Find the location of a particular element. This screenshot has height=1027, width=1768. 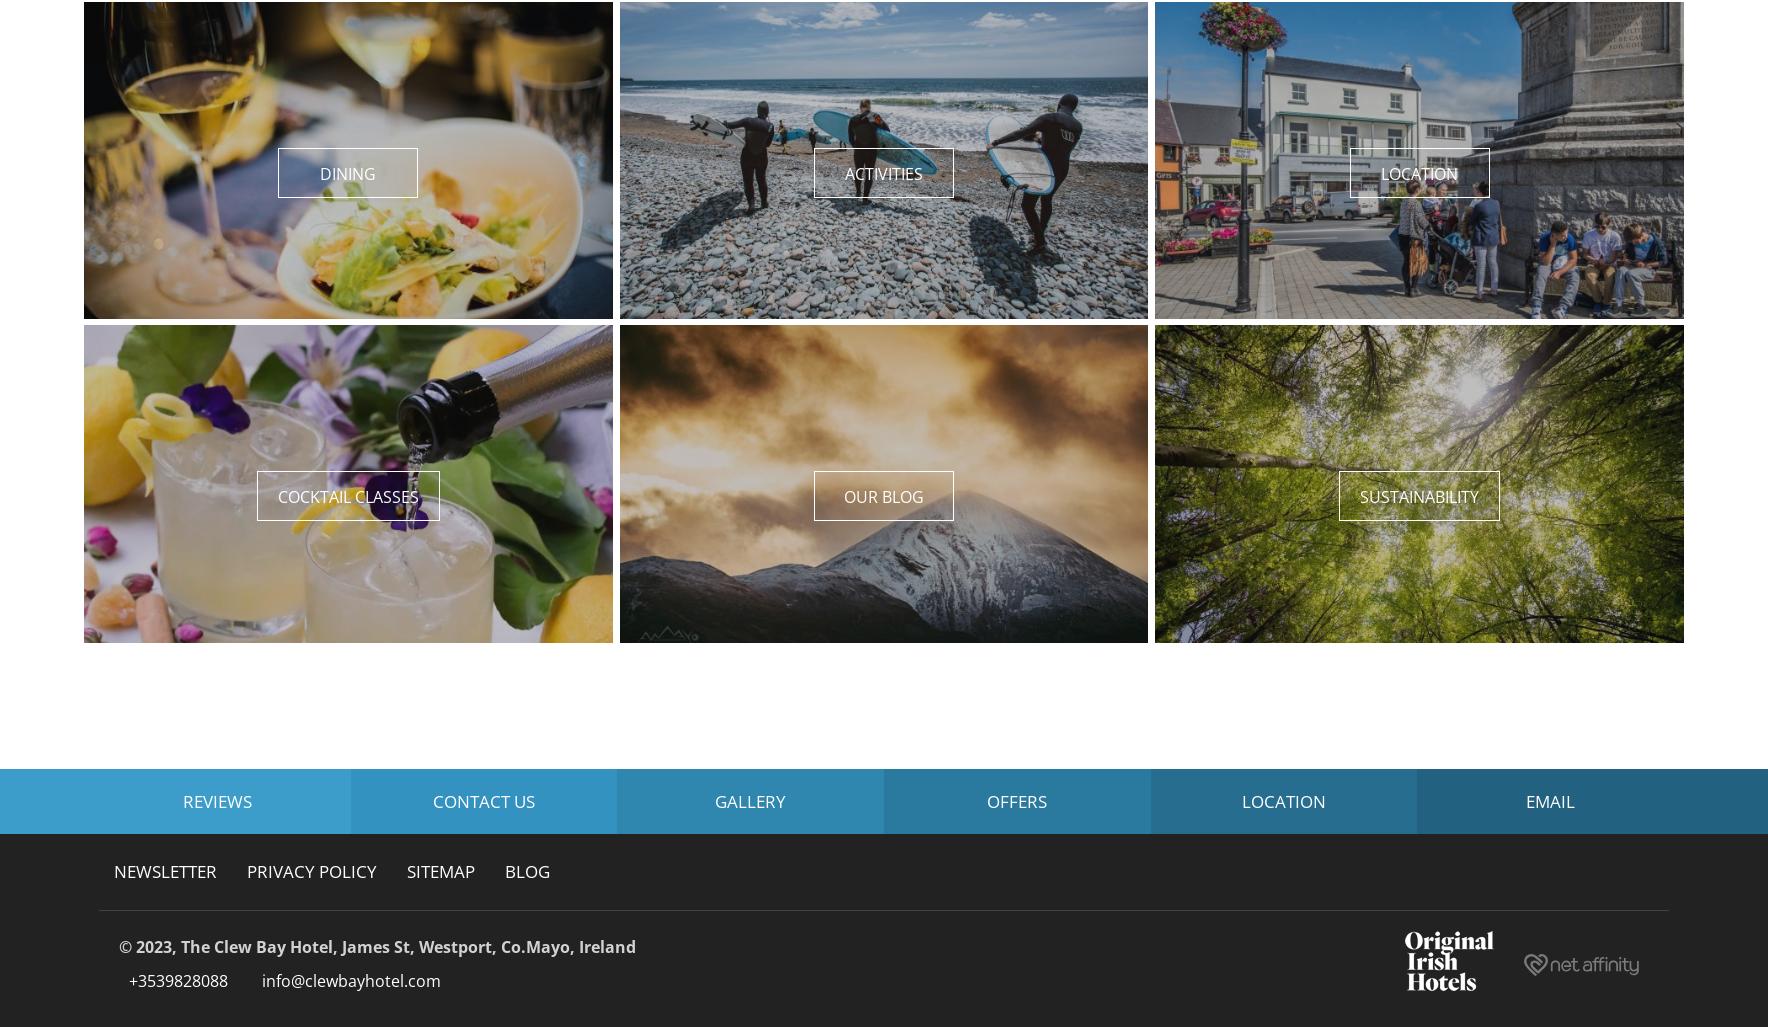

'Email' is located at coordinates (1550, 800).